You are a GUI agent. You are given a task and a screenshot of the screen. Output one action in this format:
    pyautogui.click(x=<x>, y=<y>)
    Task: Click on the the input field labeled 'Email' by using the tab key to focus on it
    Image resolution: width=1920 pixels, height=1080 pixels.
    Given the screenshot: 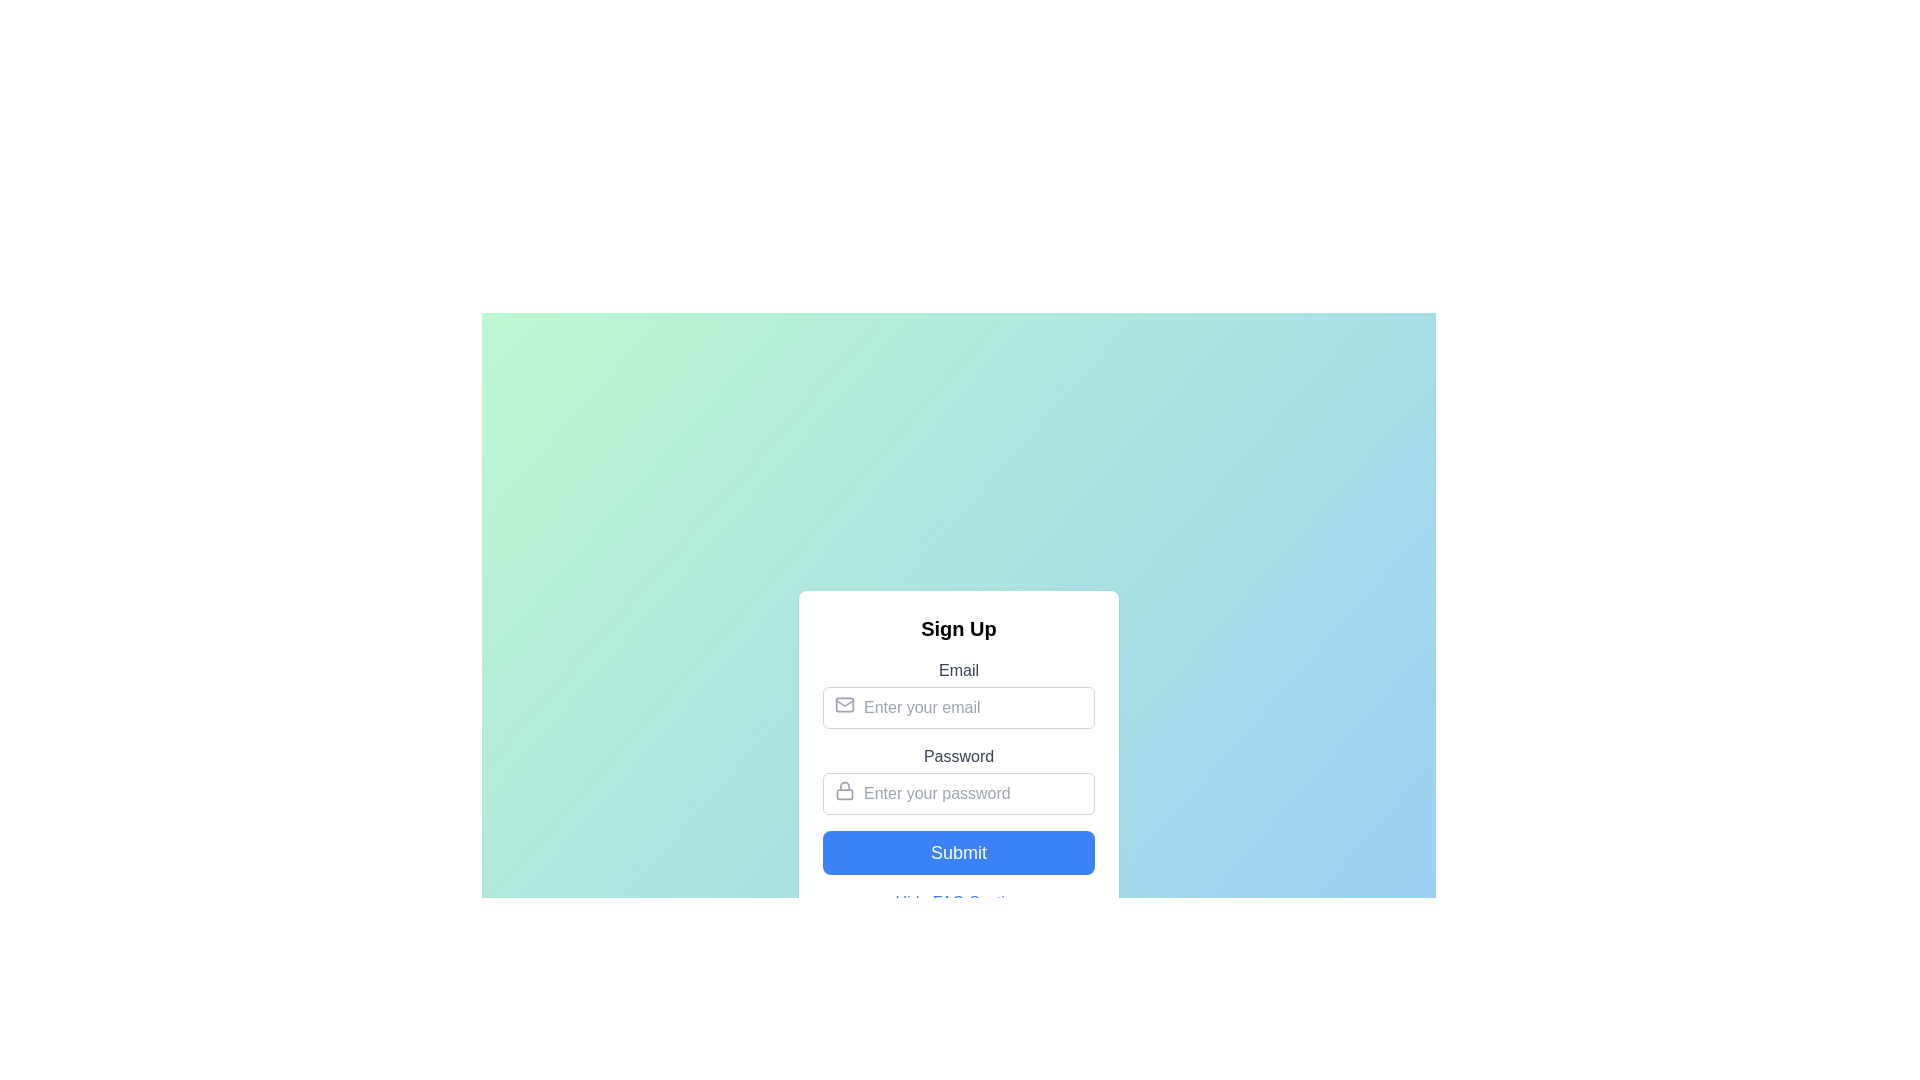 What is the action you would take?
    pyautogui.click(x=958, y=693)
    